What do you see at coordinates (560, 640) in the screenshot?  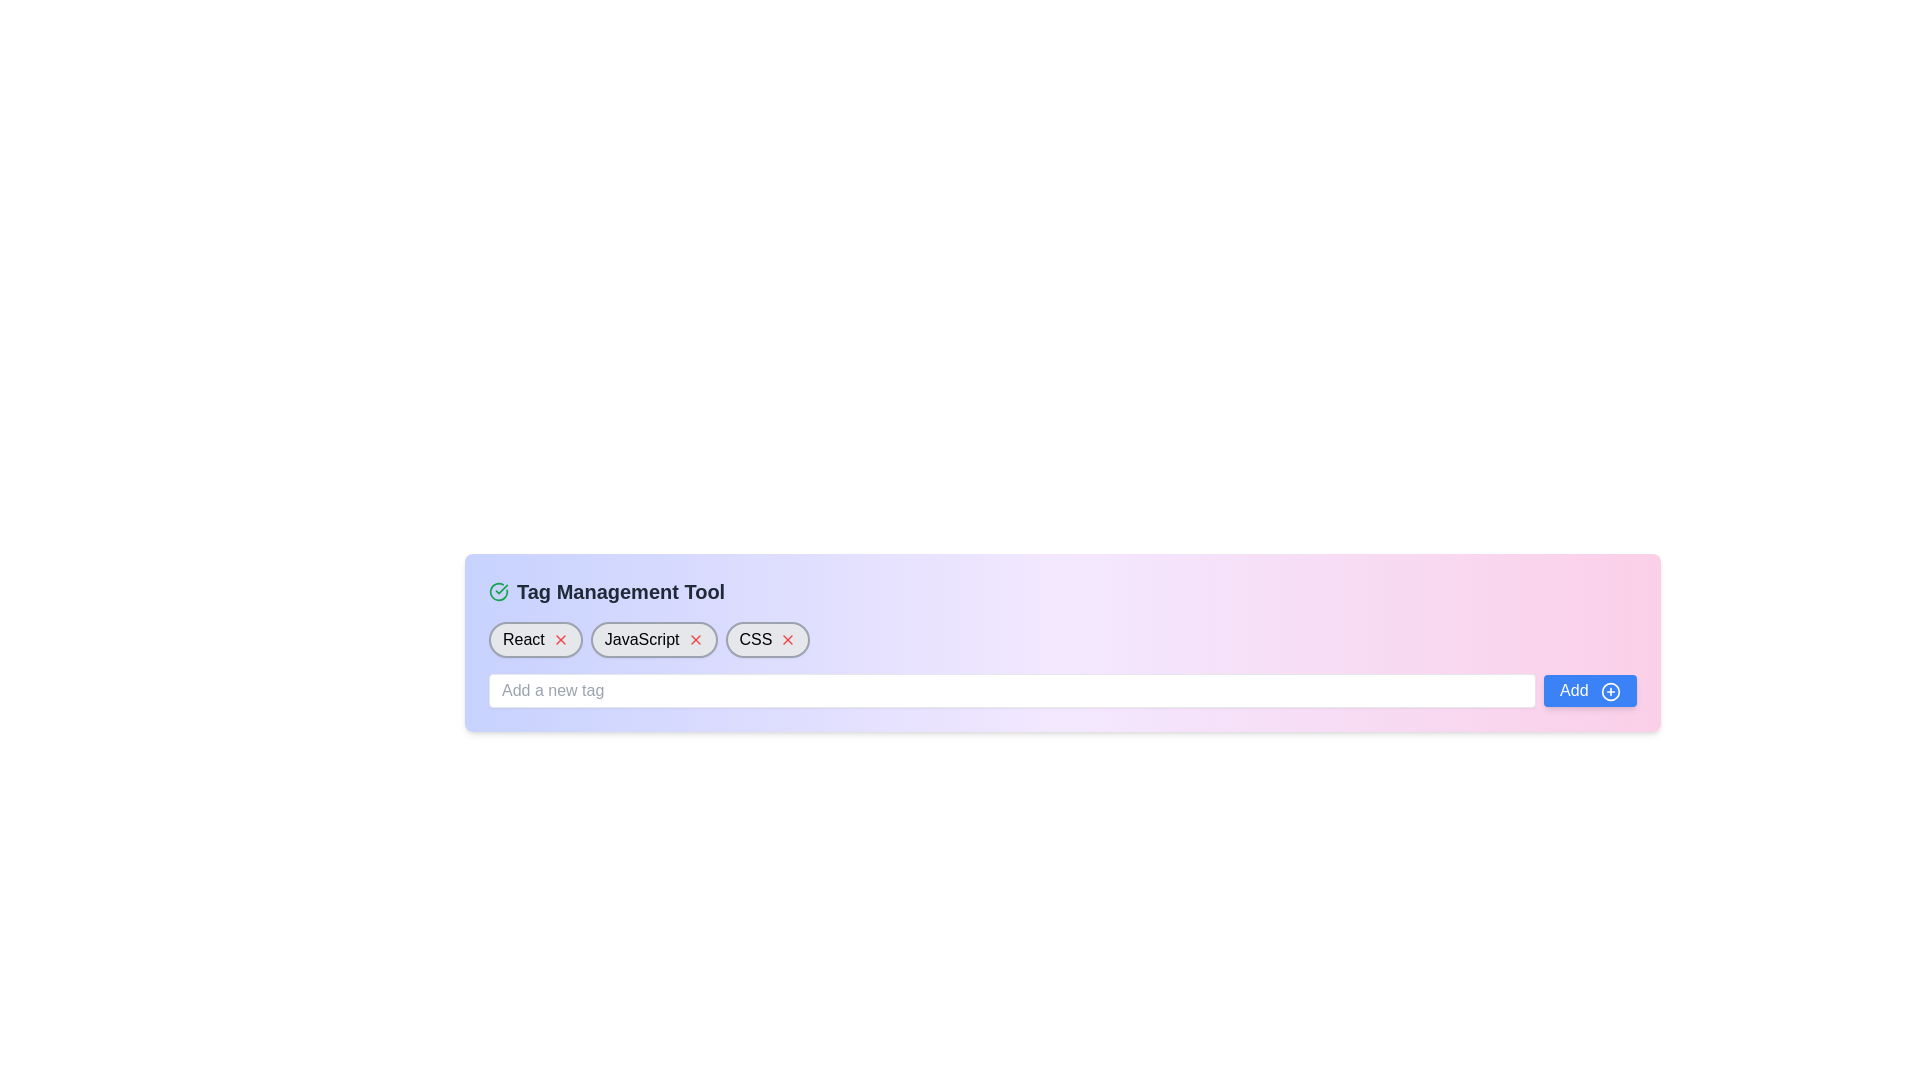 I see `the removal button for the tag labeled 'React'` at bounding box center [560, 640].